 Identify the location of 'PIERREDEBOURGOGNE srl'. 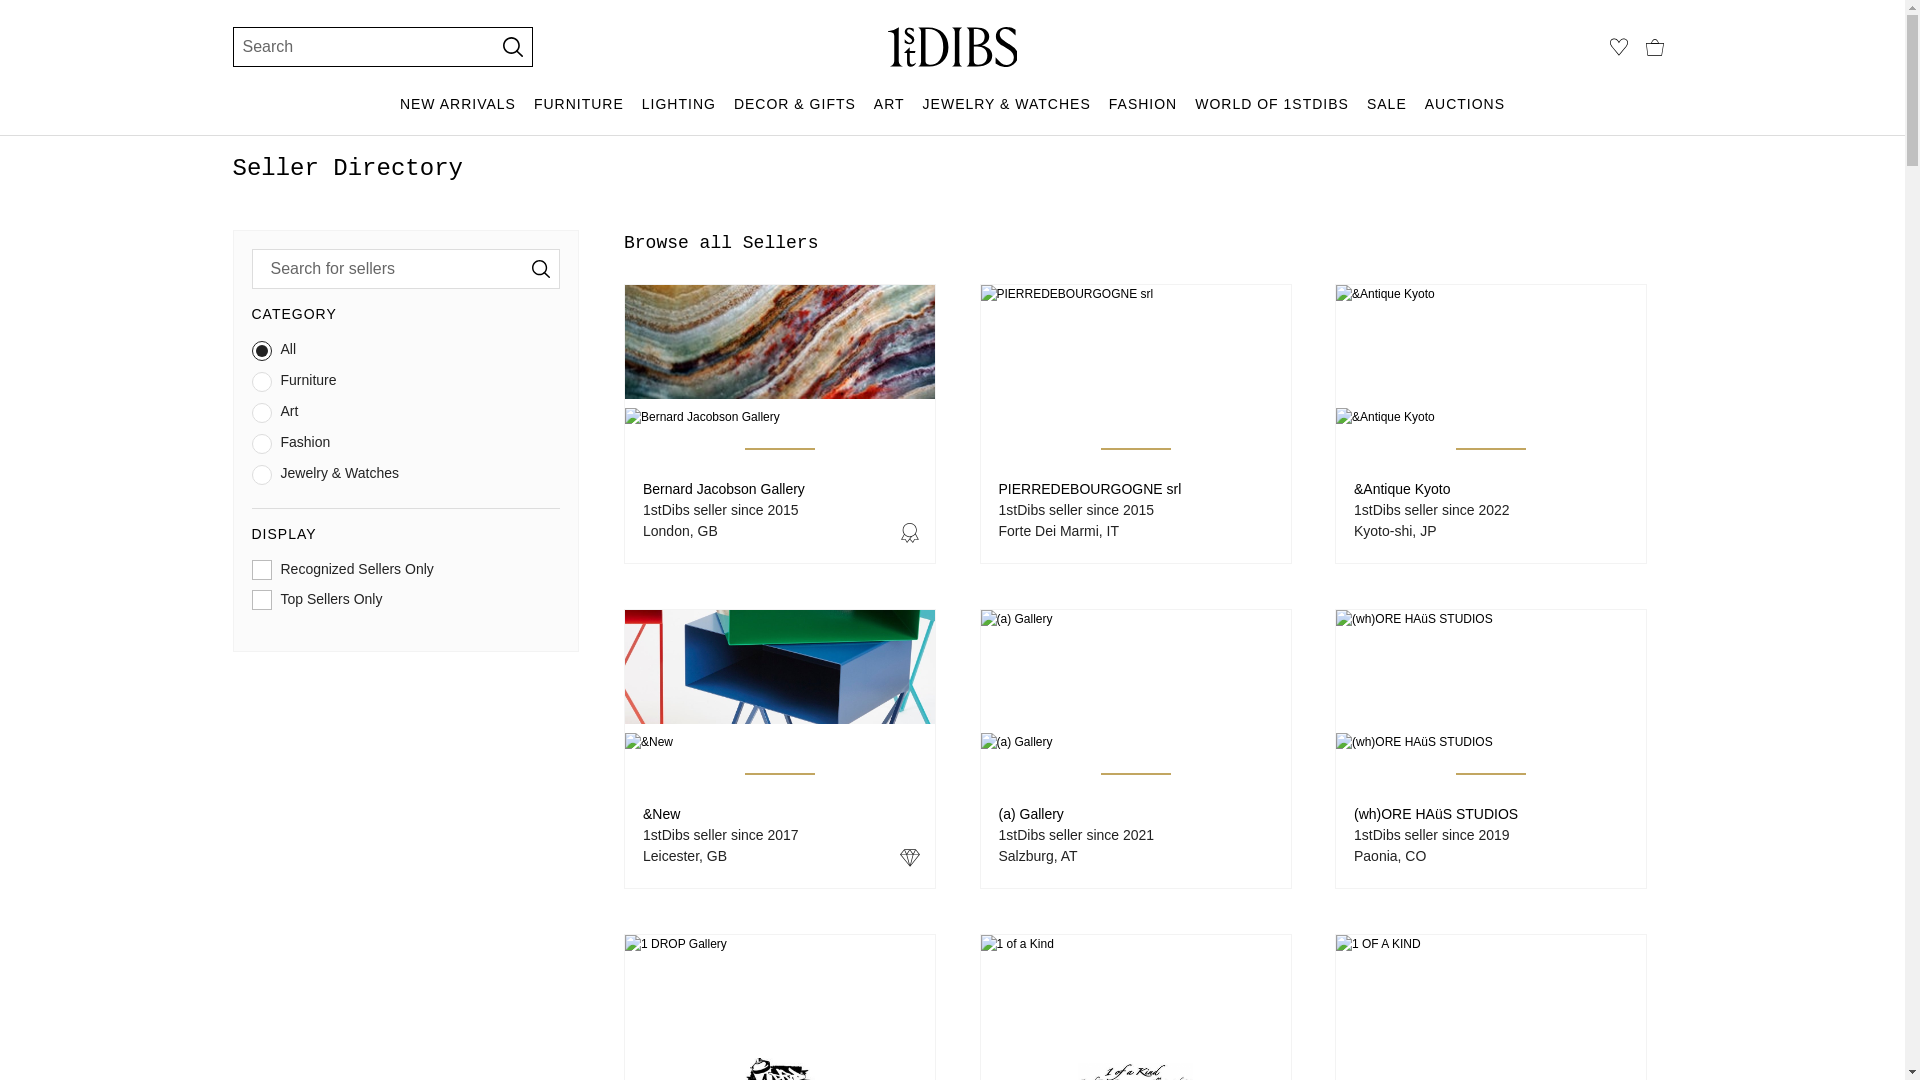
(1088, 489).